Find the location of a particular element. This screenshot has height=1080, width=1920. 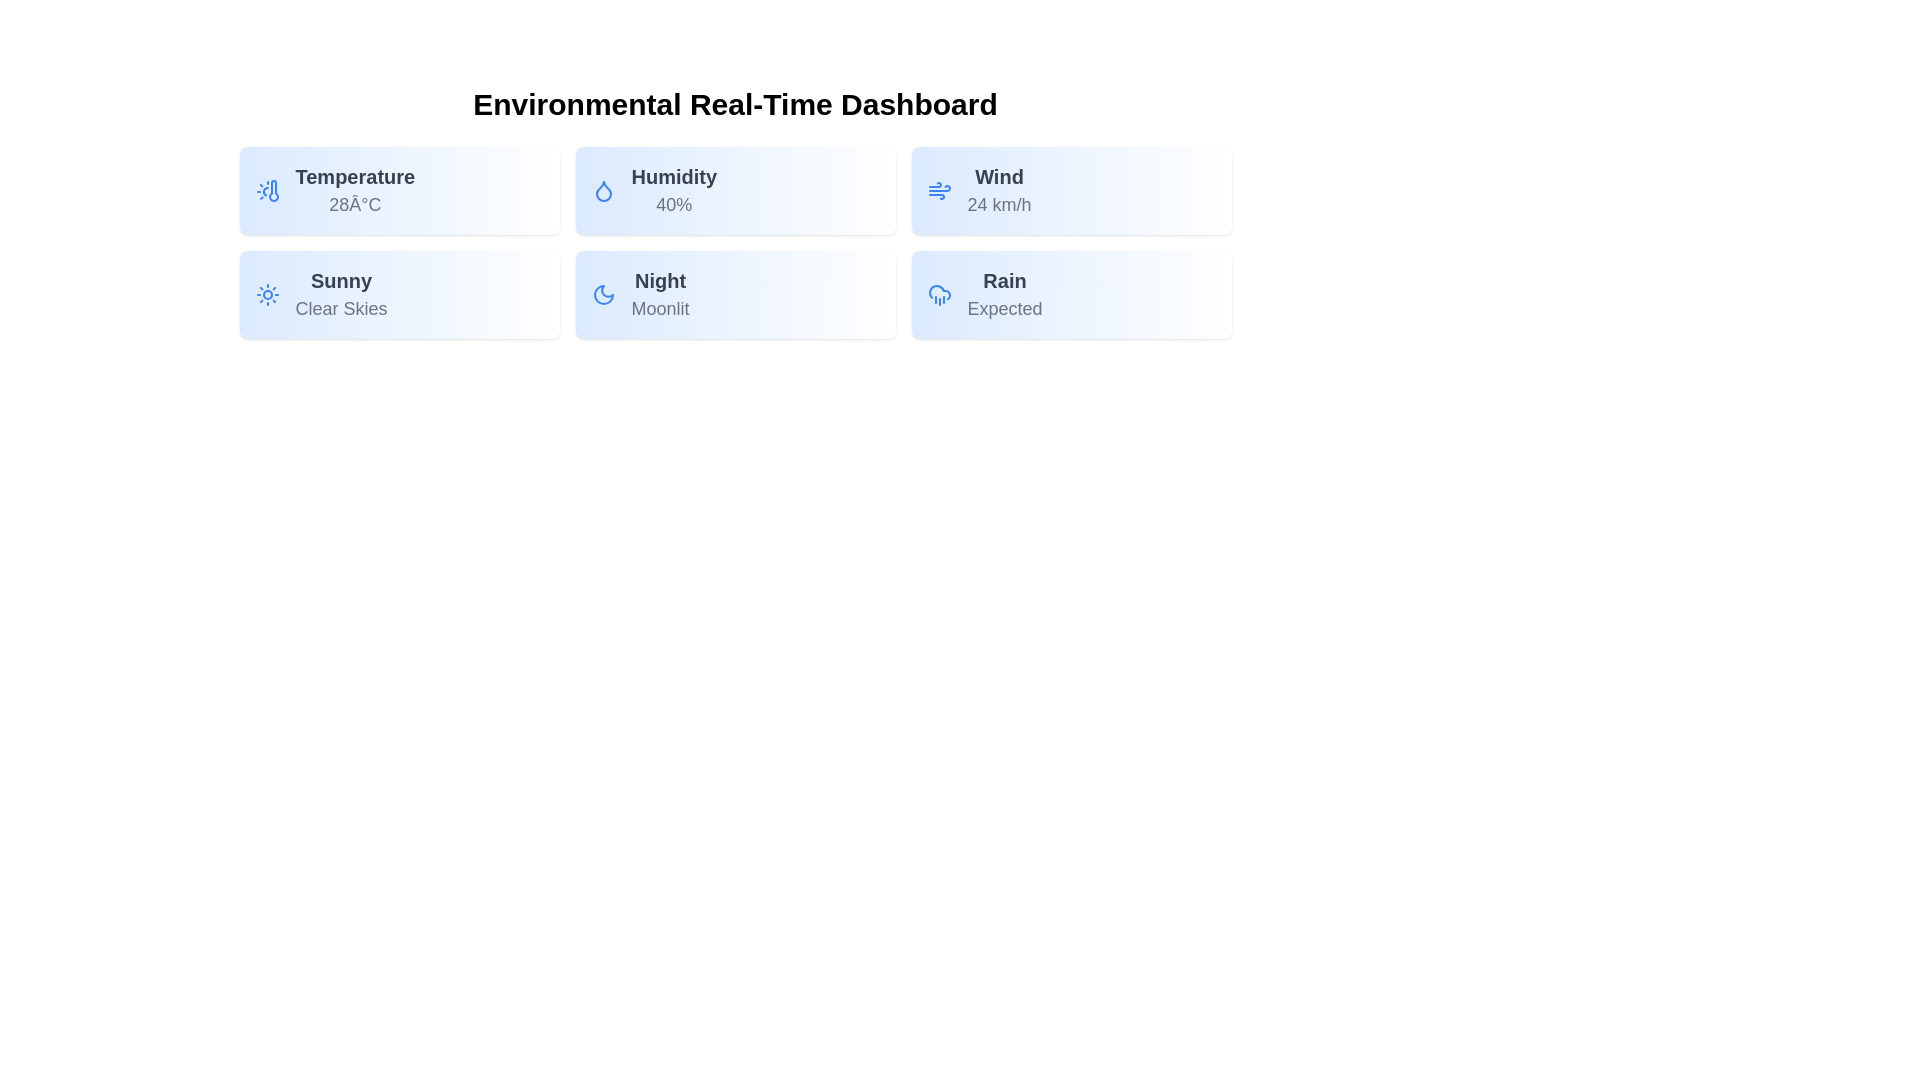

temperature value displayed in the Informational widget located in the upper-left quadrant of the interface, which is the first of six similar components arranged in a grid is located at coordinates (399, 191).